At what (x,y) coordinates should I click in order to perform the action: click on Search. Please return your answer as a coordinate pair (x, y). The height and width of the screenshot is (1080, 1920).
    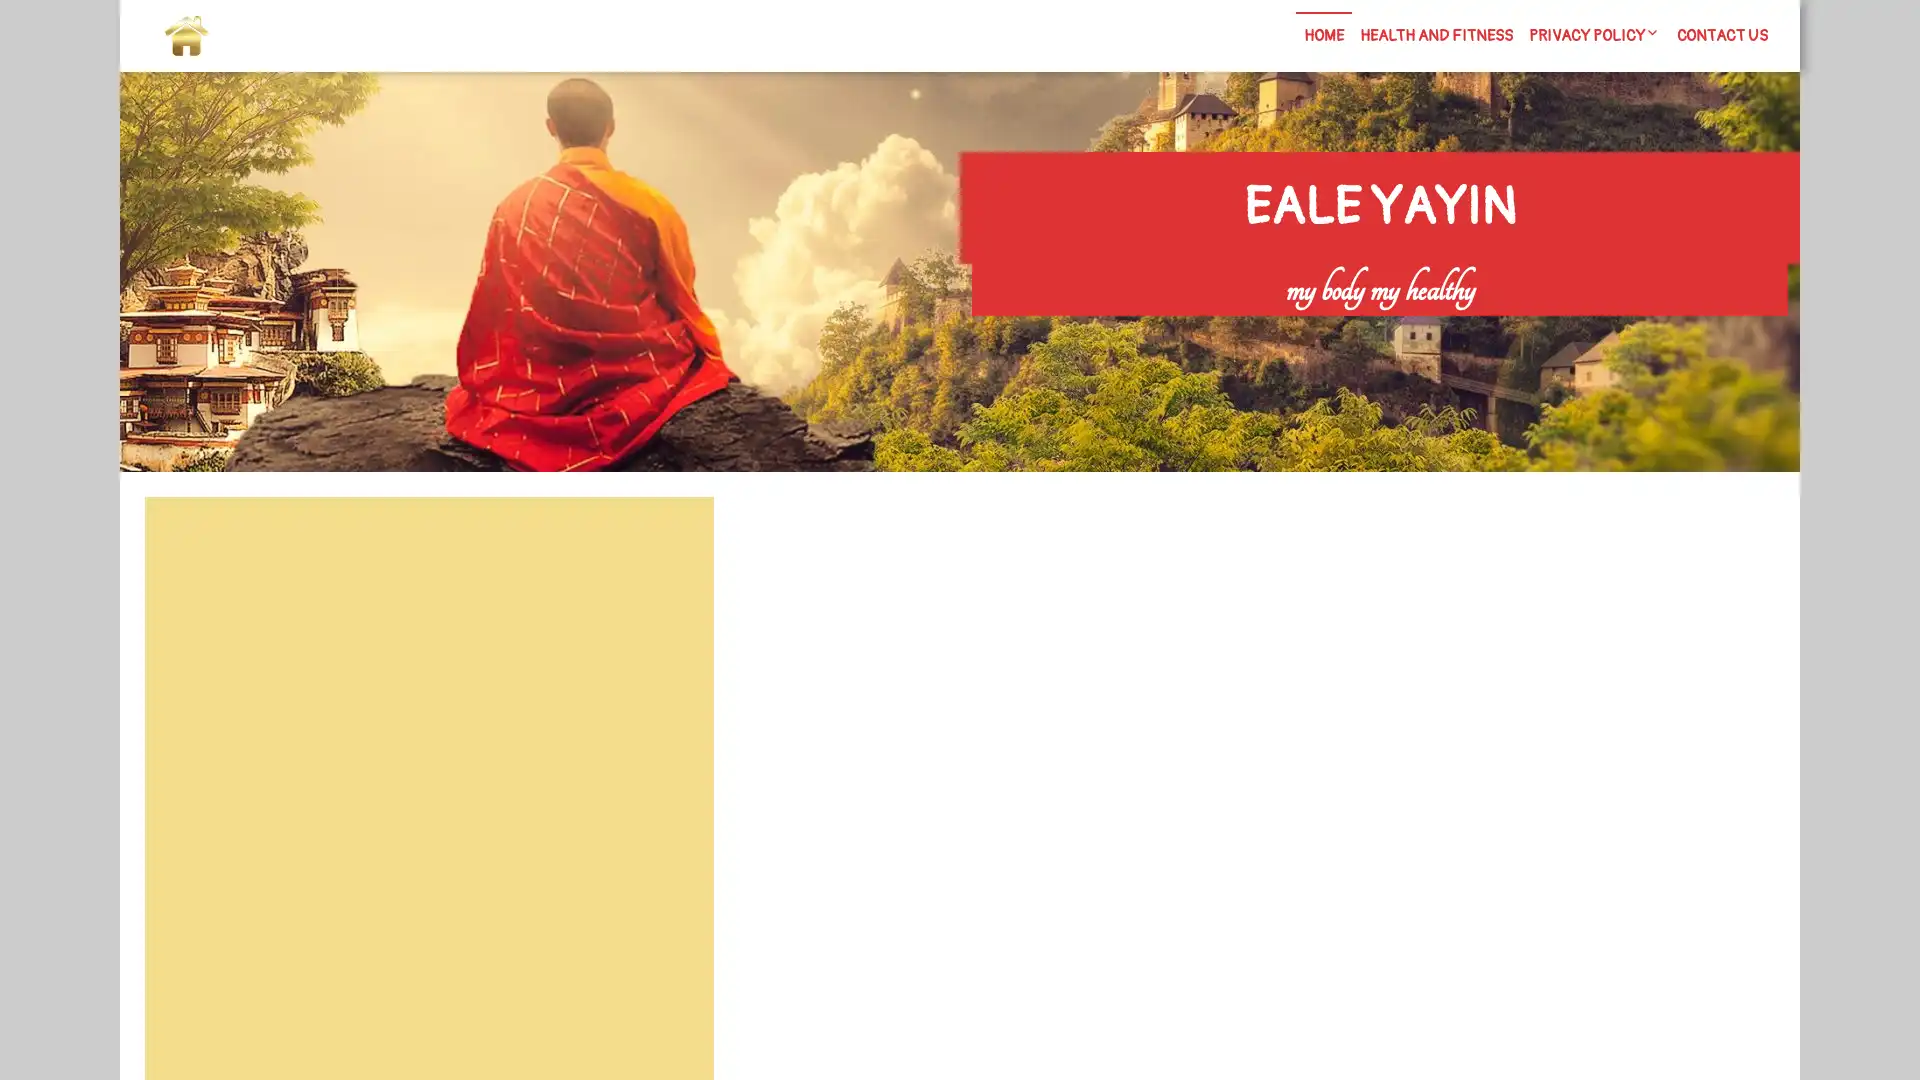
    Looking at the image, I should click on (667, 545).